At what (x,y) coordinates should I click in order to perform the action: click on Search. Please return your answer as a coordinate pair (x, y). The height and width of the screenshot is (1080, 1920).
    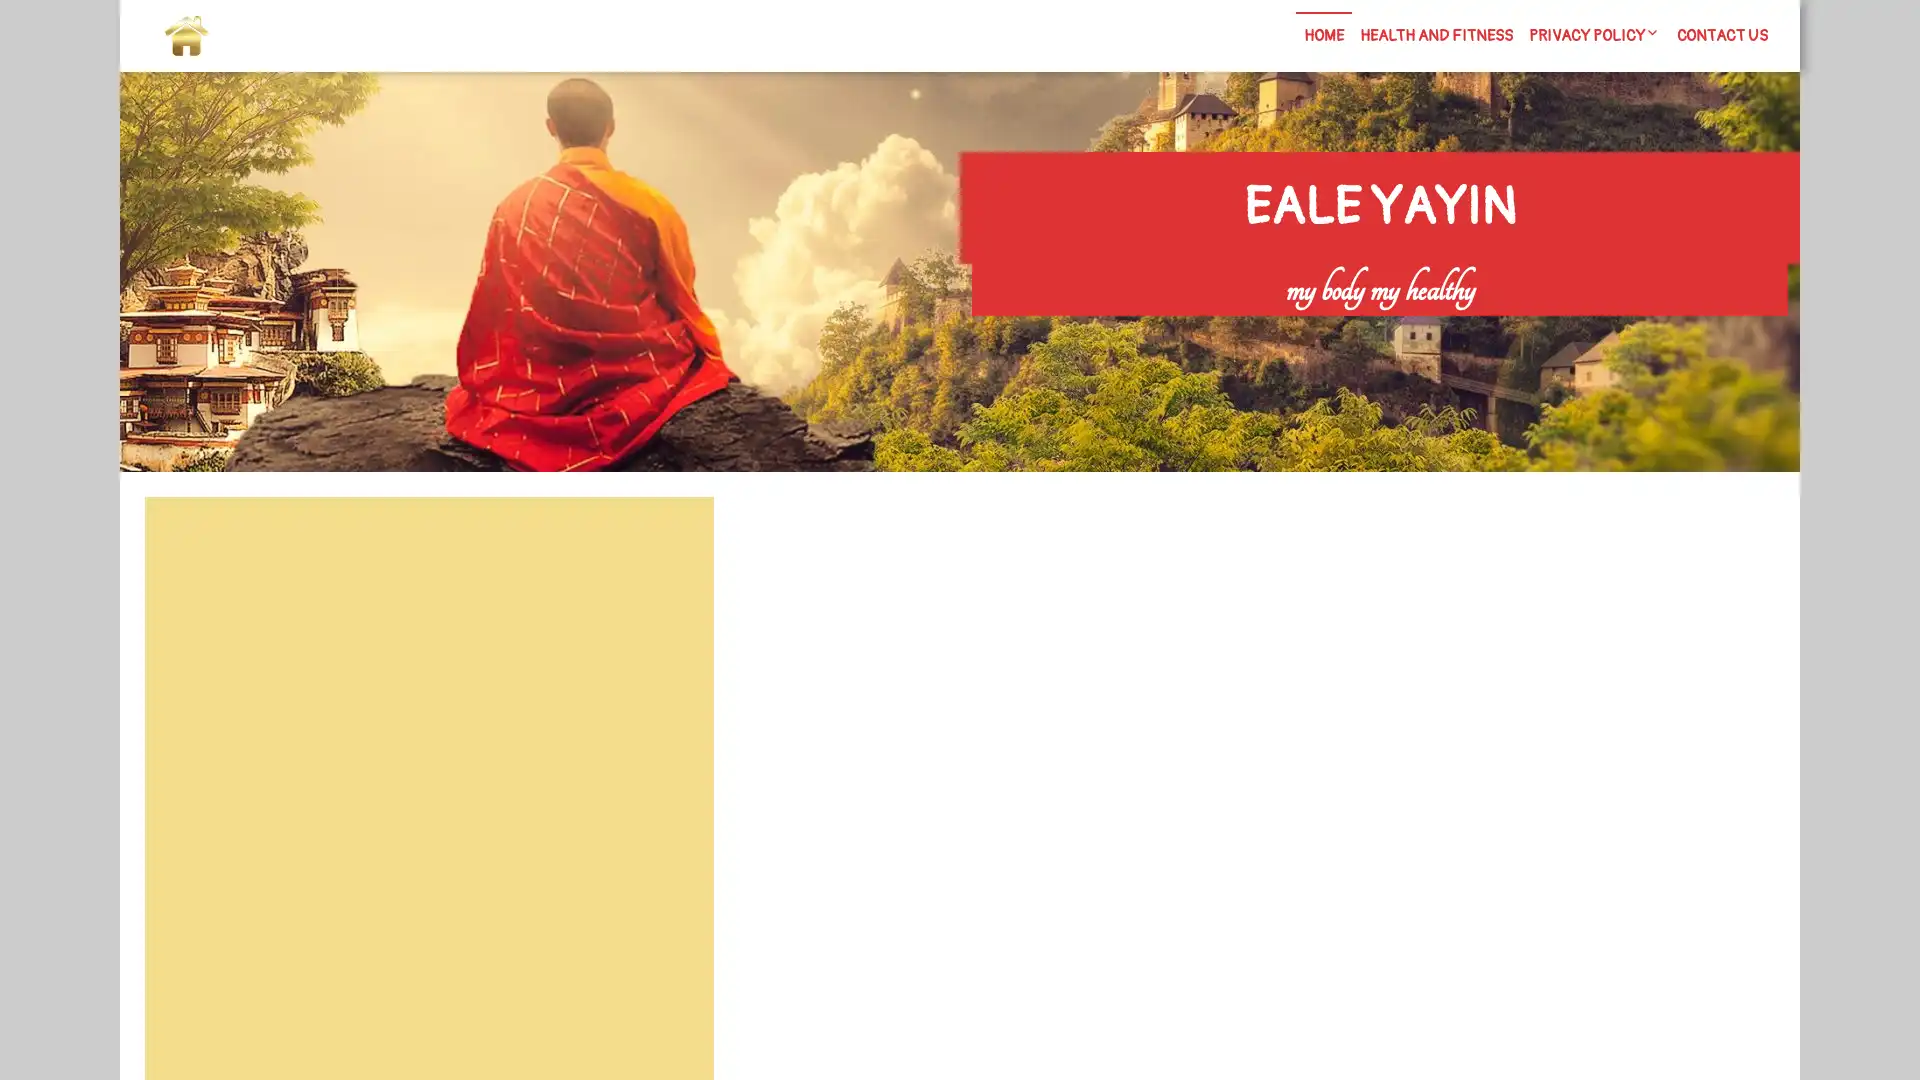
    Looking at the image, I should click on (667, 545).